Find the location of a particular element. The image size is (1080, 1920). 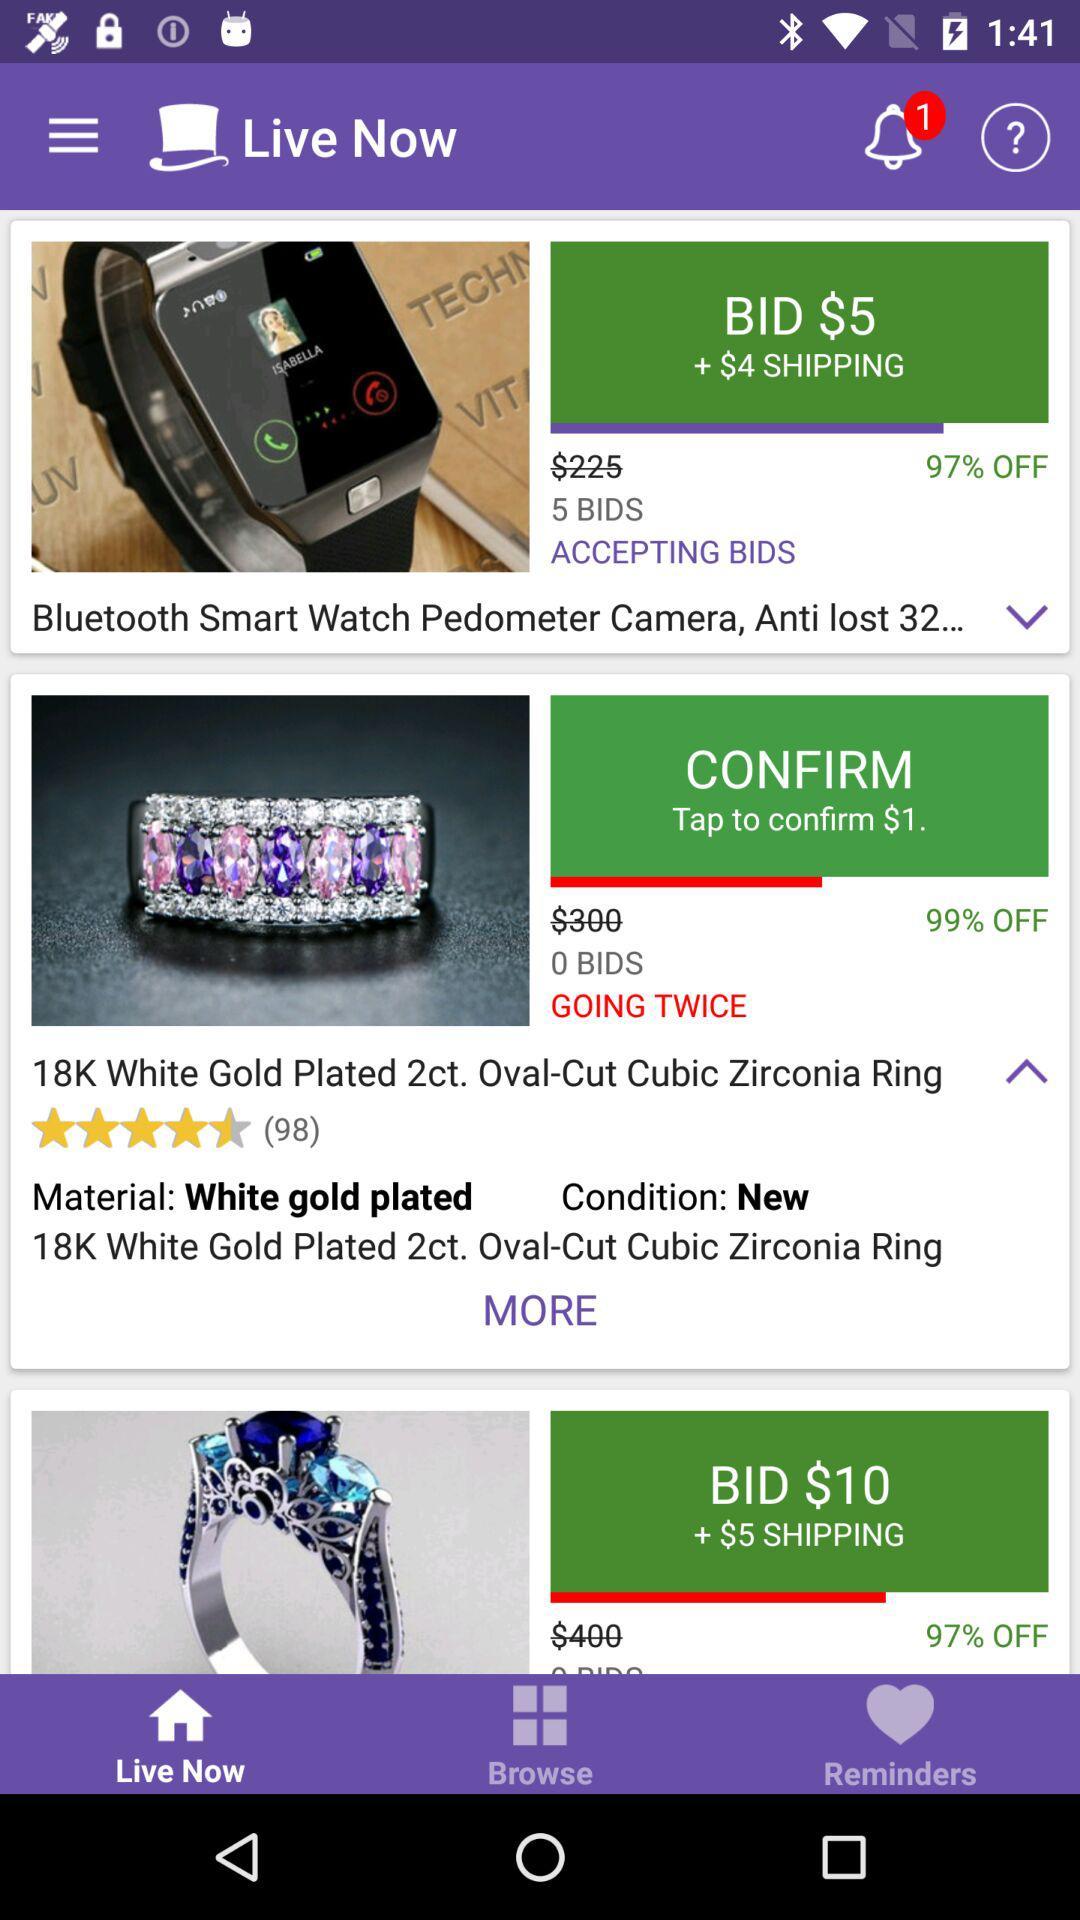

photo of ring link to item for sale is located at coordinates (280, 1541).